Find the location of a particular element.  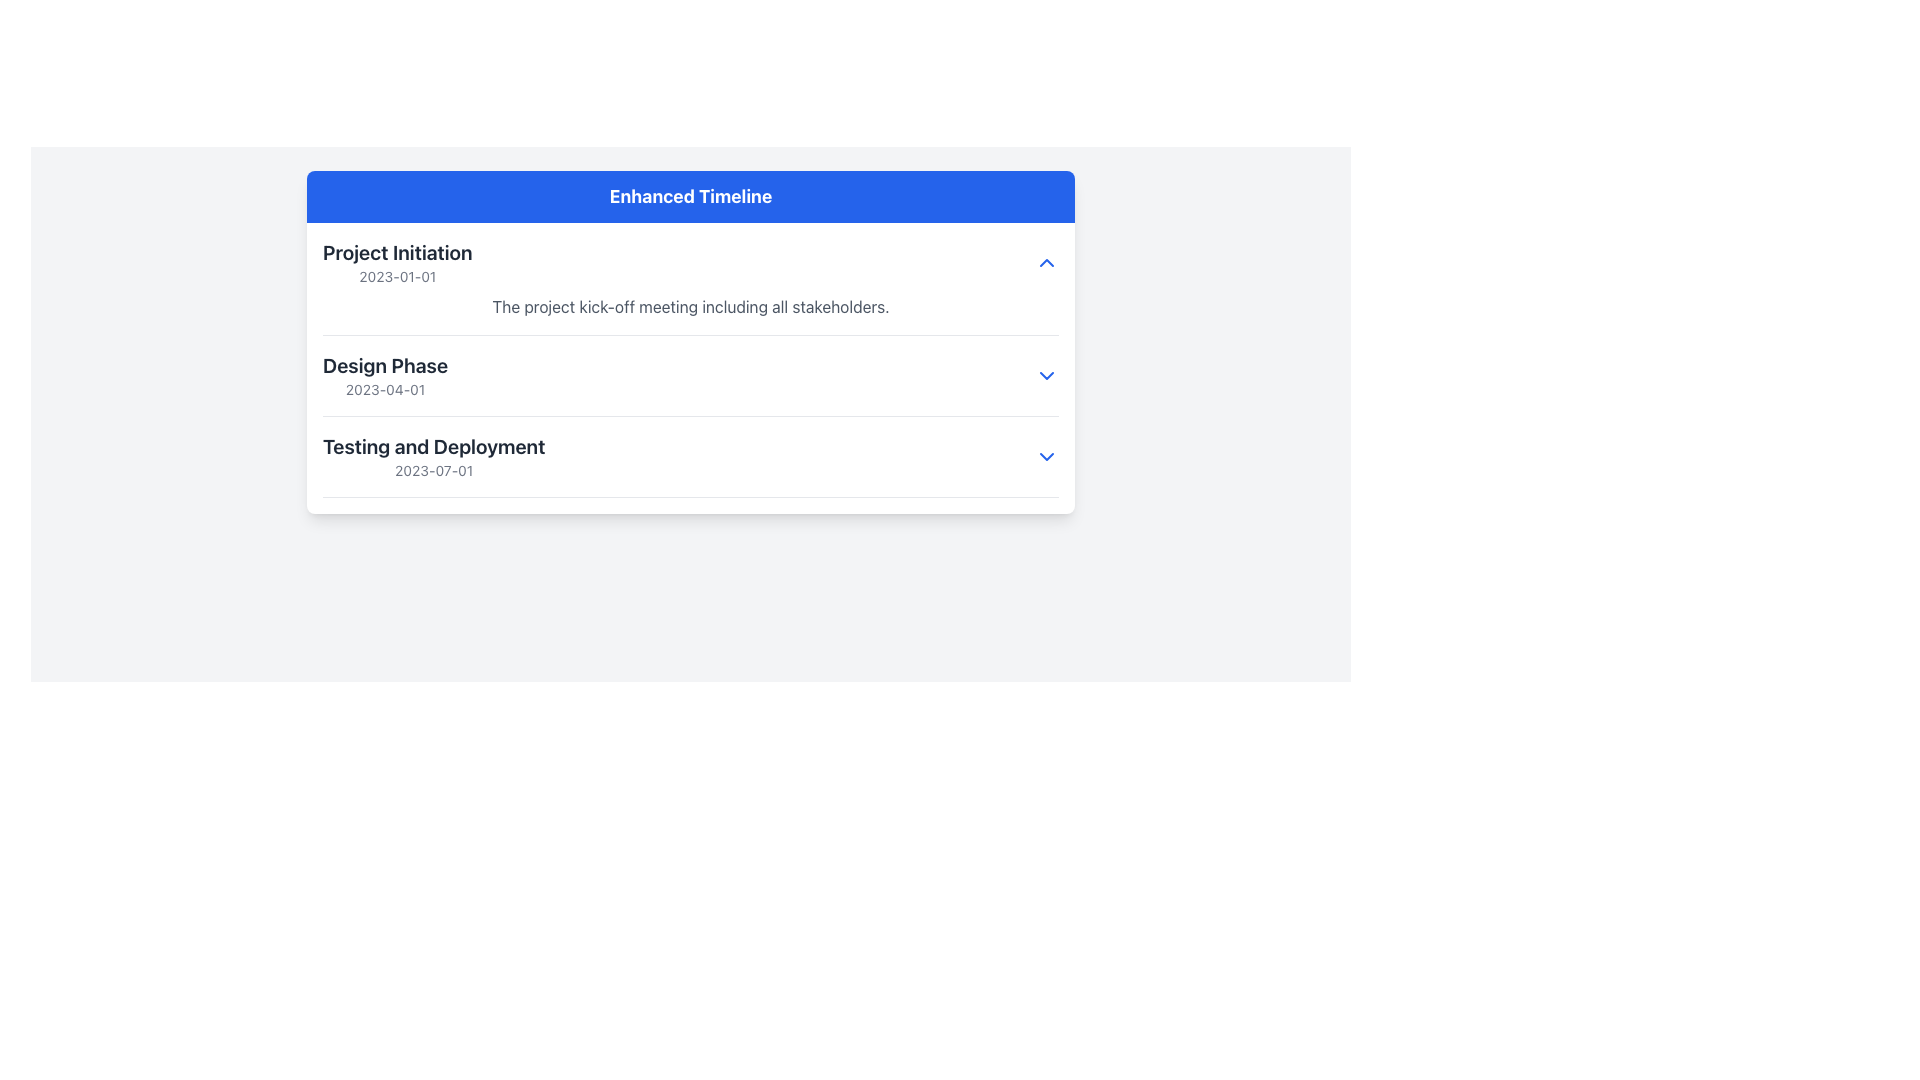

the bold and large text block reading 'Project Initiation' located at the top-left corner inside a white rectangular section under the blue header 'Enhanced Timeline' is located at coordinates (397, 252).